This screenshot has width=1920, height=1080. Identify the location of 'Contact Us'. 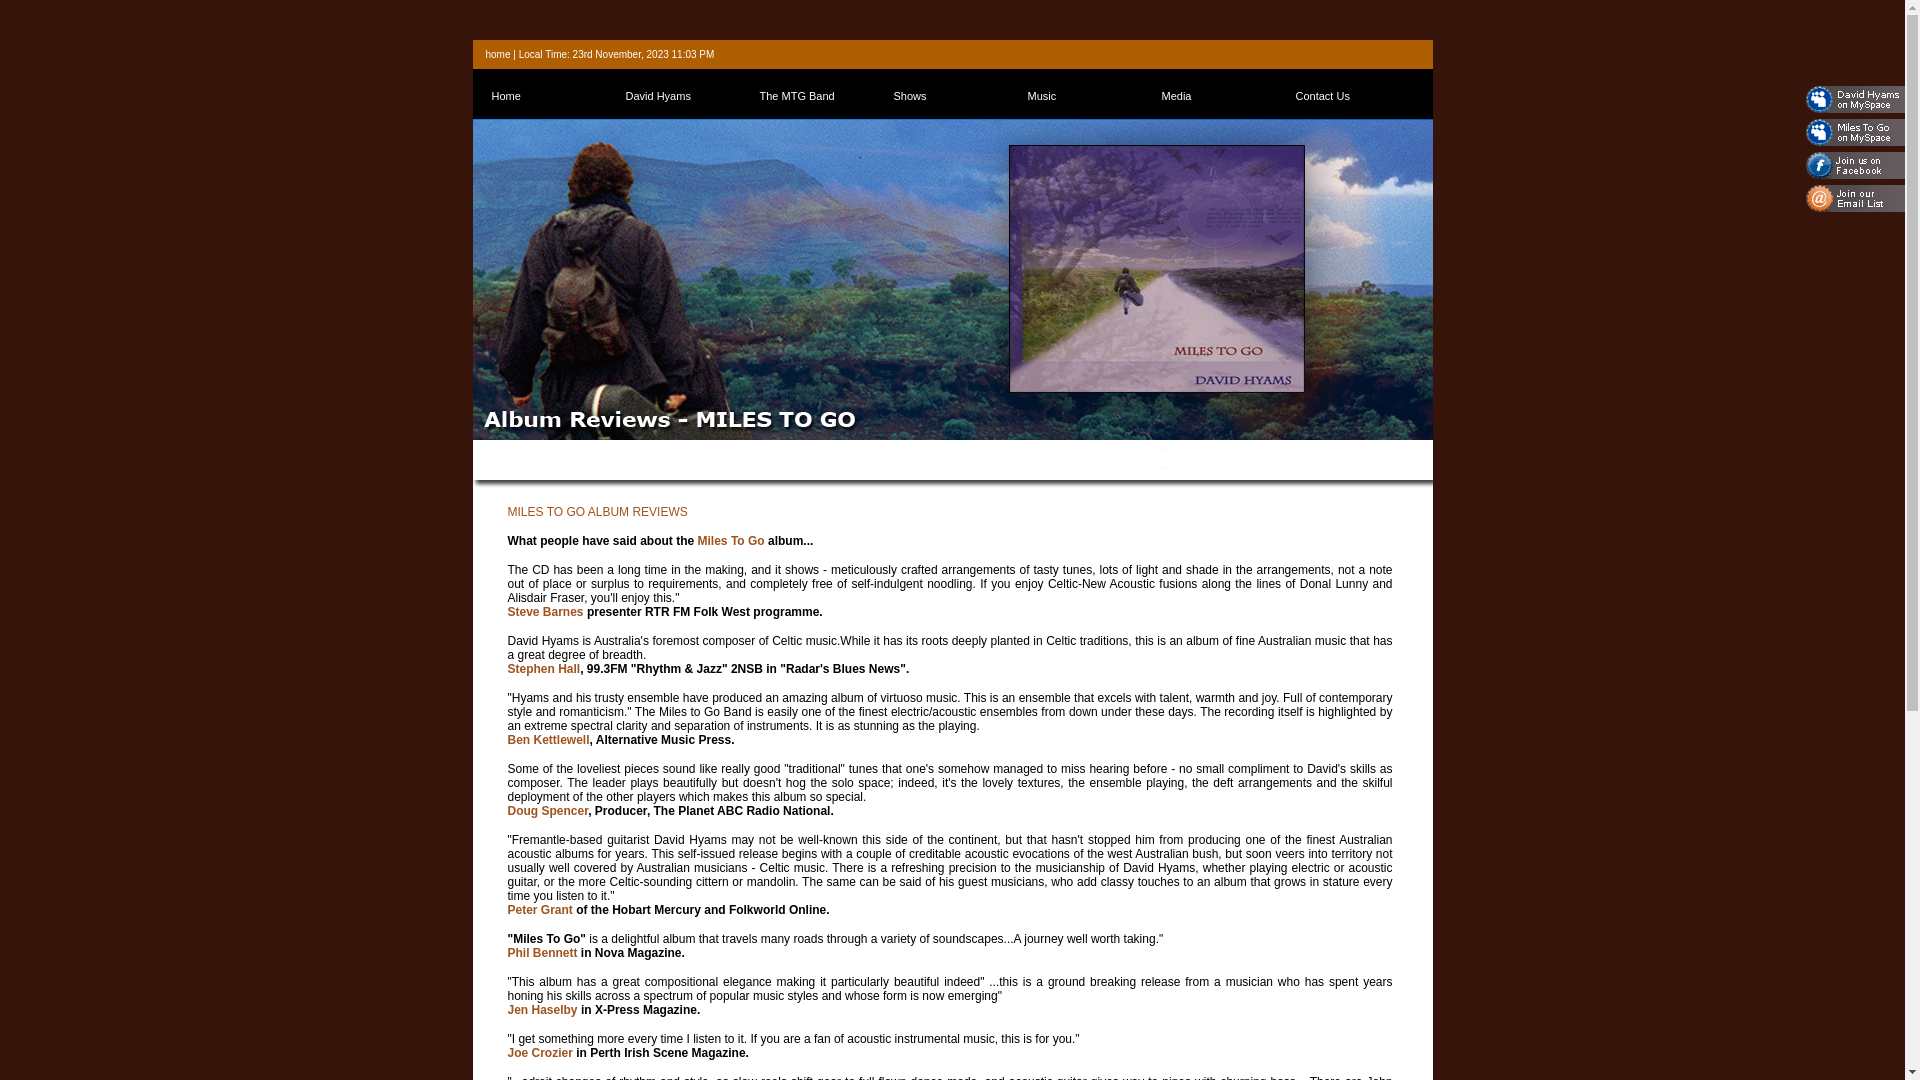
(1356, 96).